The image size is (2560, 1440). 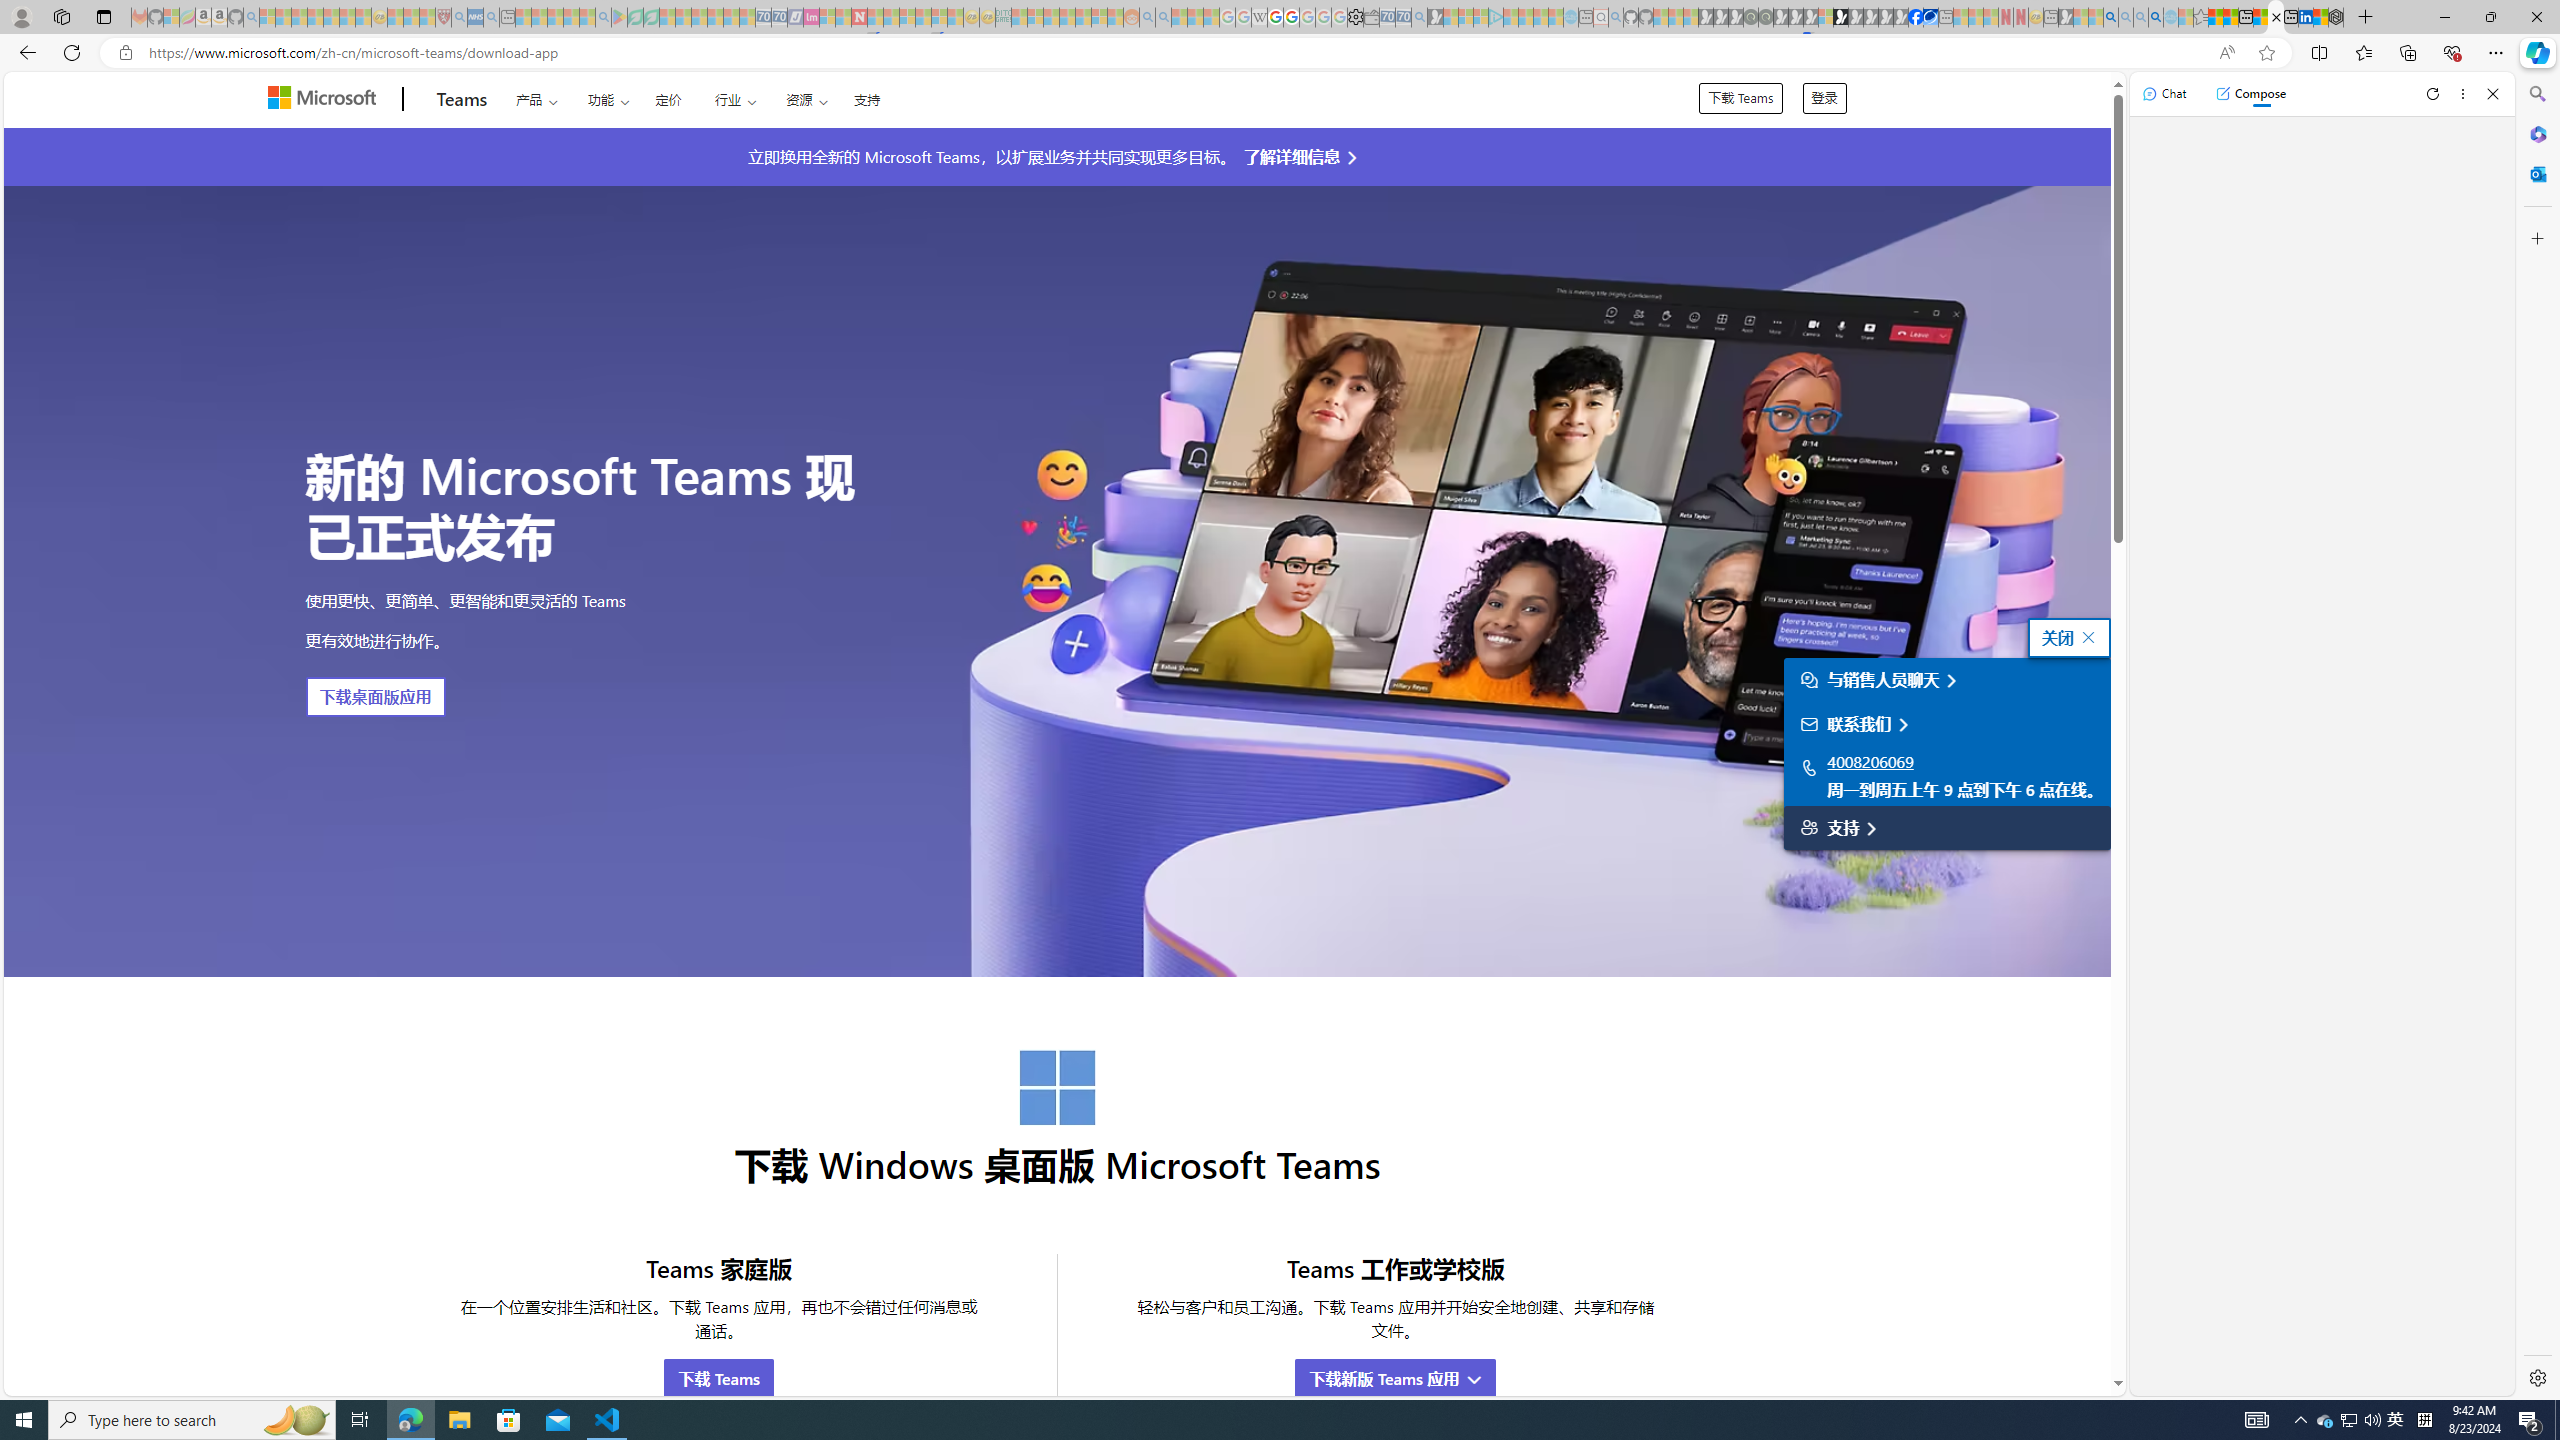 I want to click on 'Microsoft Start Gaming - Sleeping', so click(x=1434, y=16).